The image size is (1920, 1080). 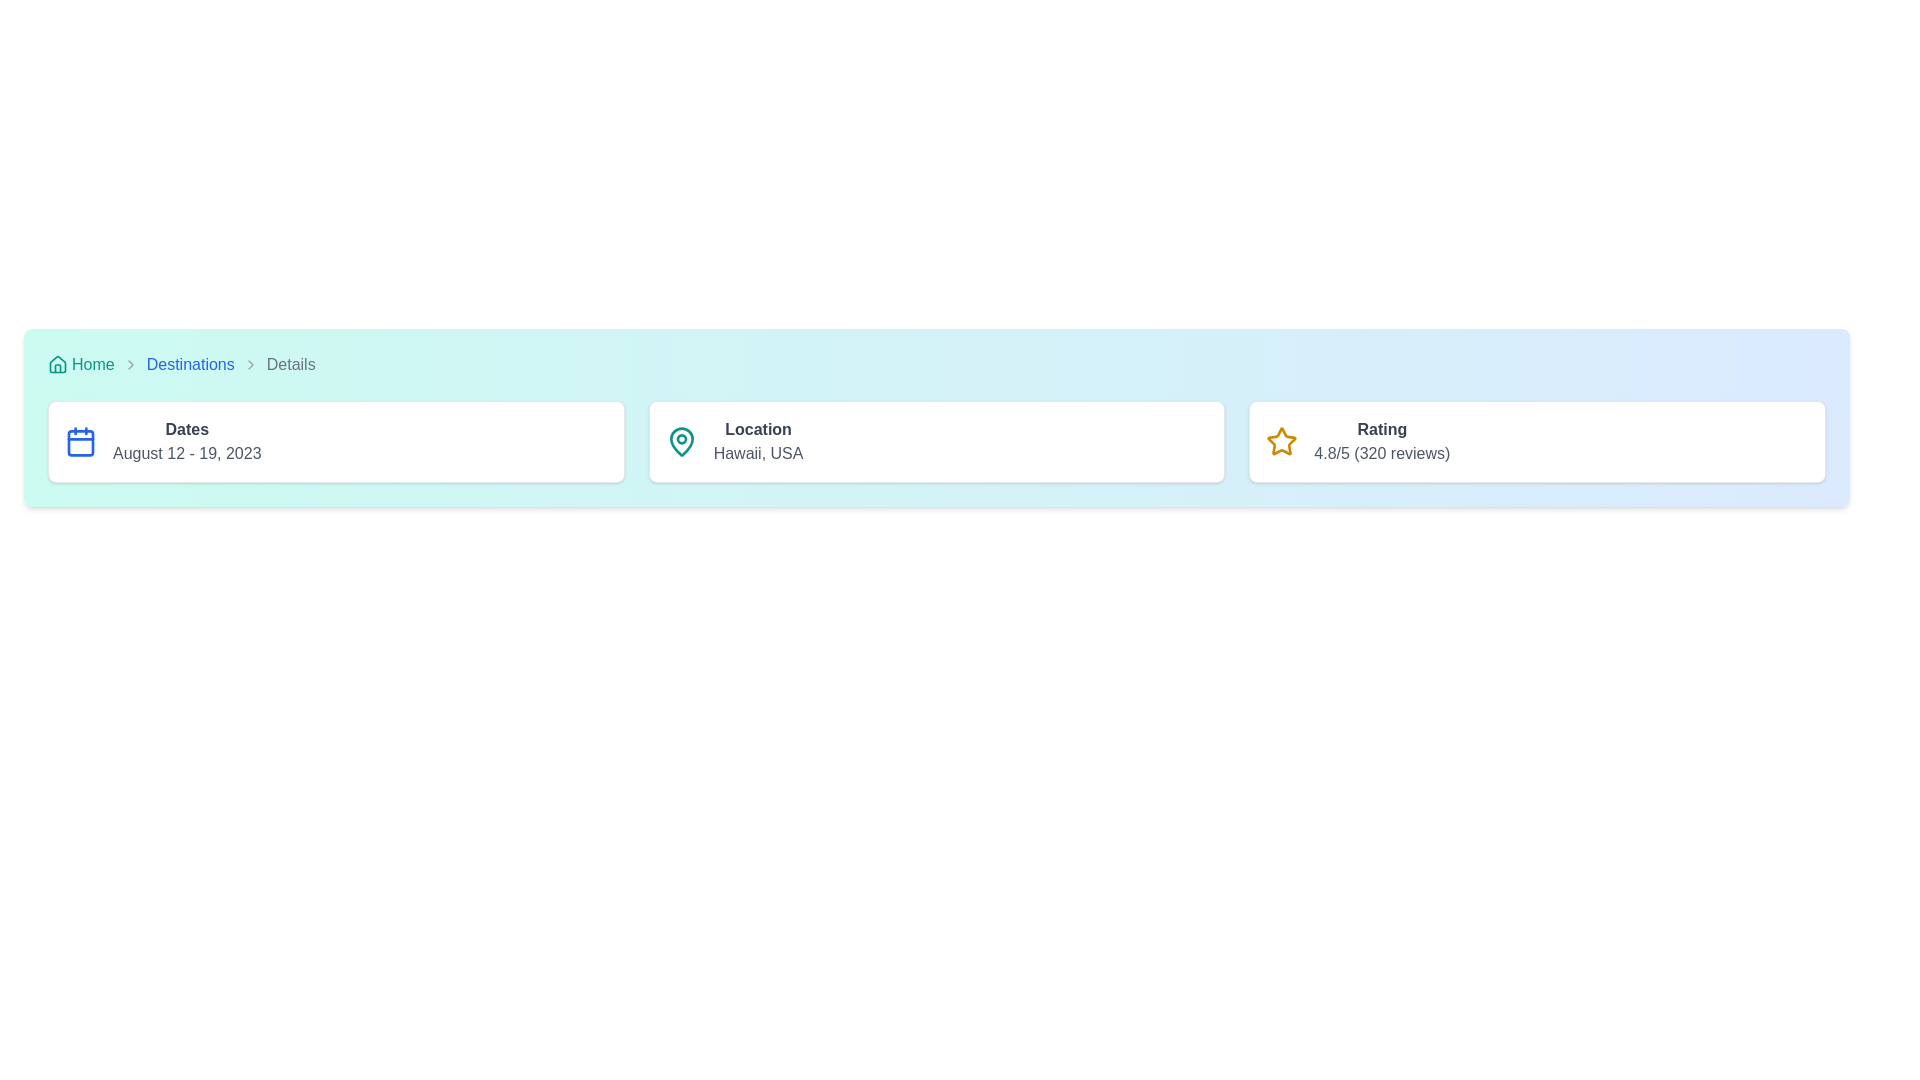 What do you see at coordinates (681, 441) in the screenshot?
I see `the visual context of the teal map pin icon located to the left of 'Location Hawaii, USA' within a white card` at bounding box center [681, 441].